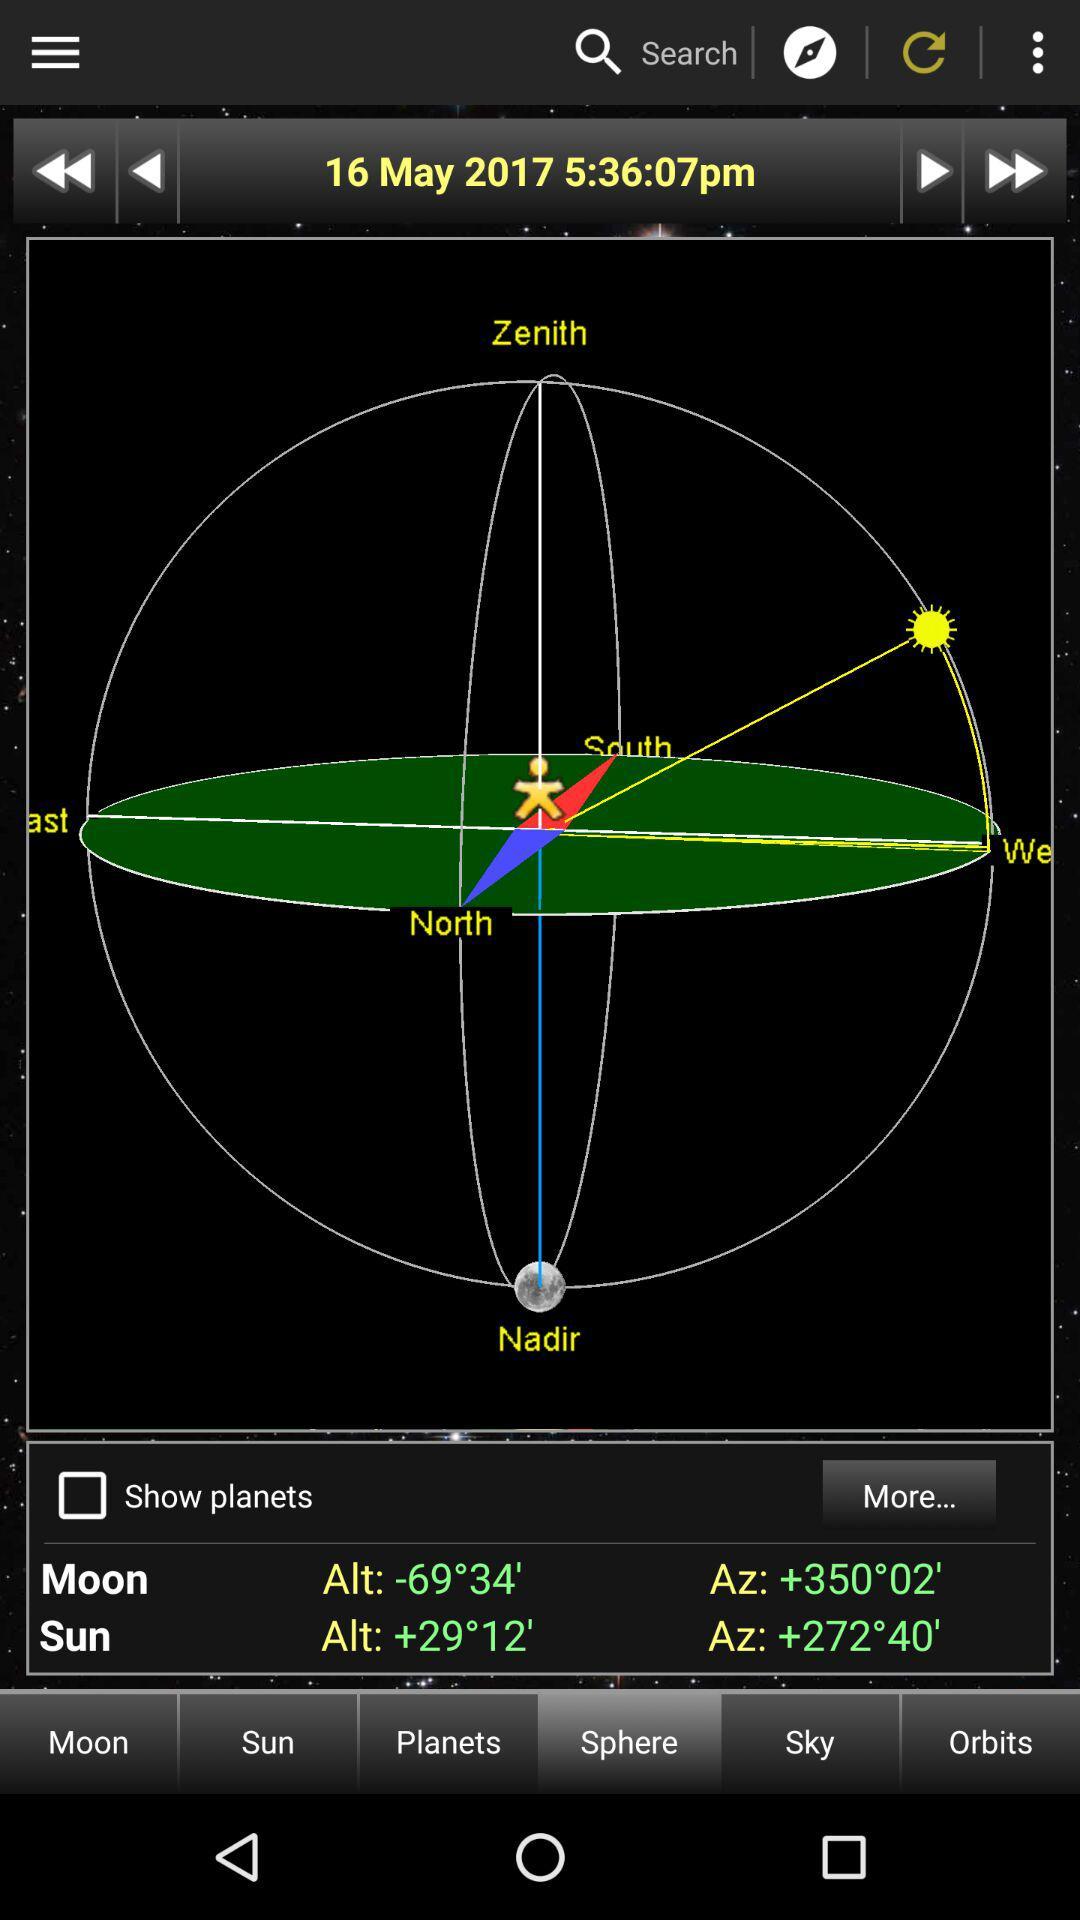 Image resolution: width=1080 pixels, height=1920 pixels. Describe the element at coordinates (146, 171) in the screenshot. I see `predecessor` at that location.